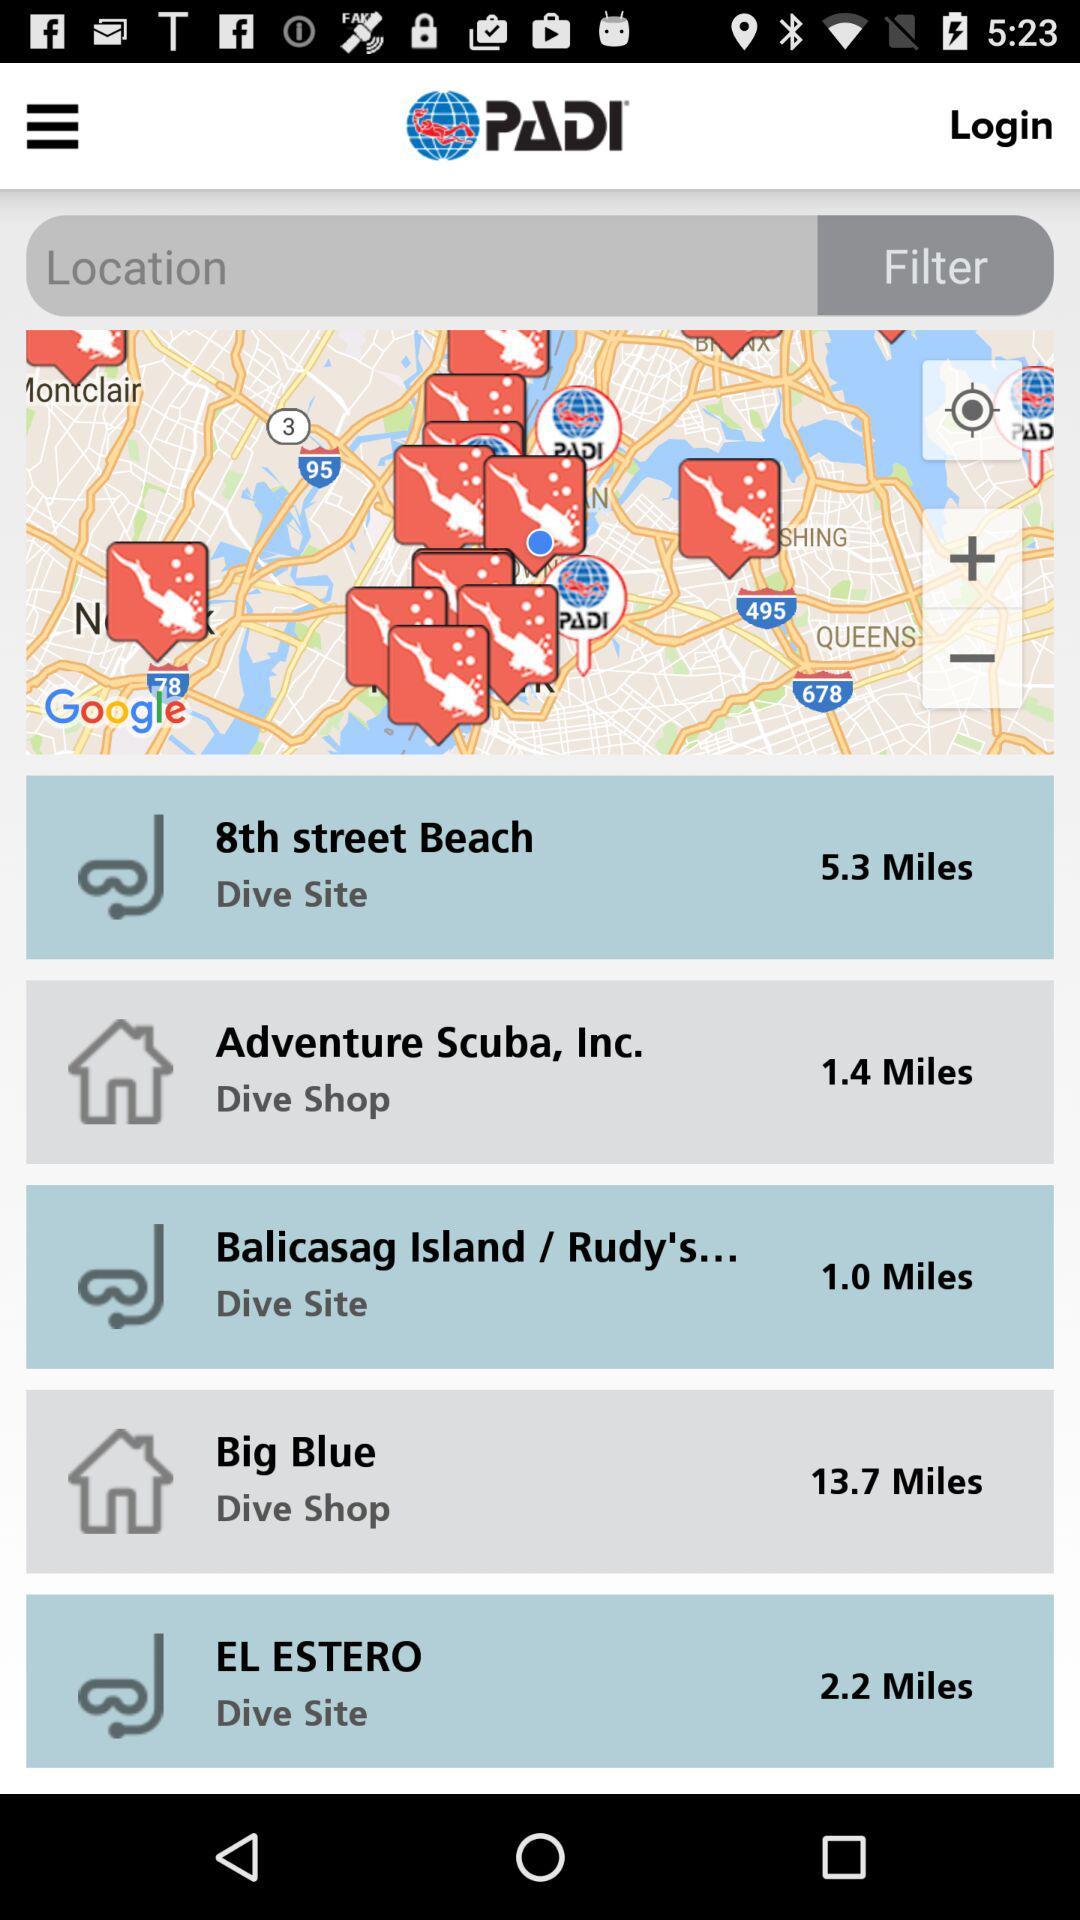 The width and height of the screenshot is (1080, 1920). Describe the element at coordinates (971, 439) in the screenshot. I see `the location_crosshair icon` at that location.